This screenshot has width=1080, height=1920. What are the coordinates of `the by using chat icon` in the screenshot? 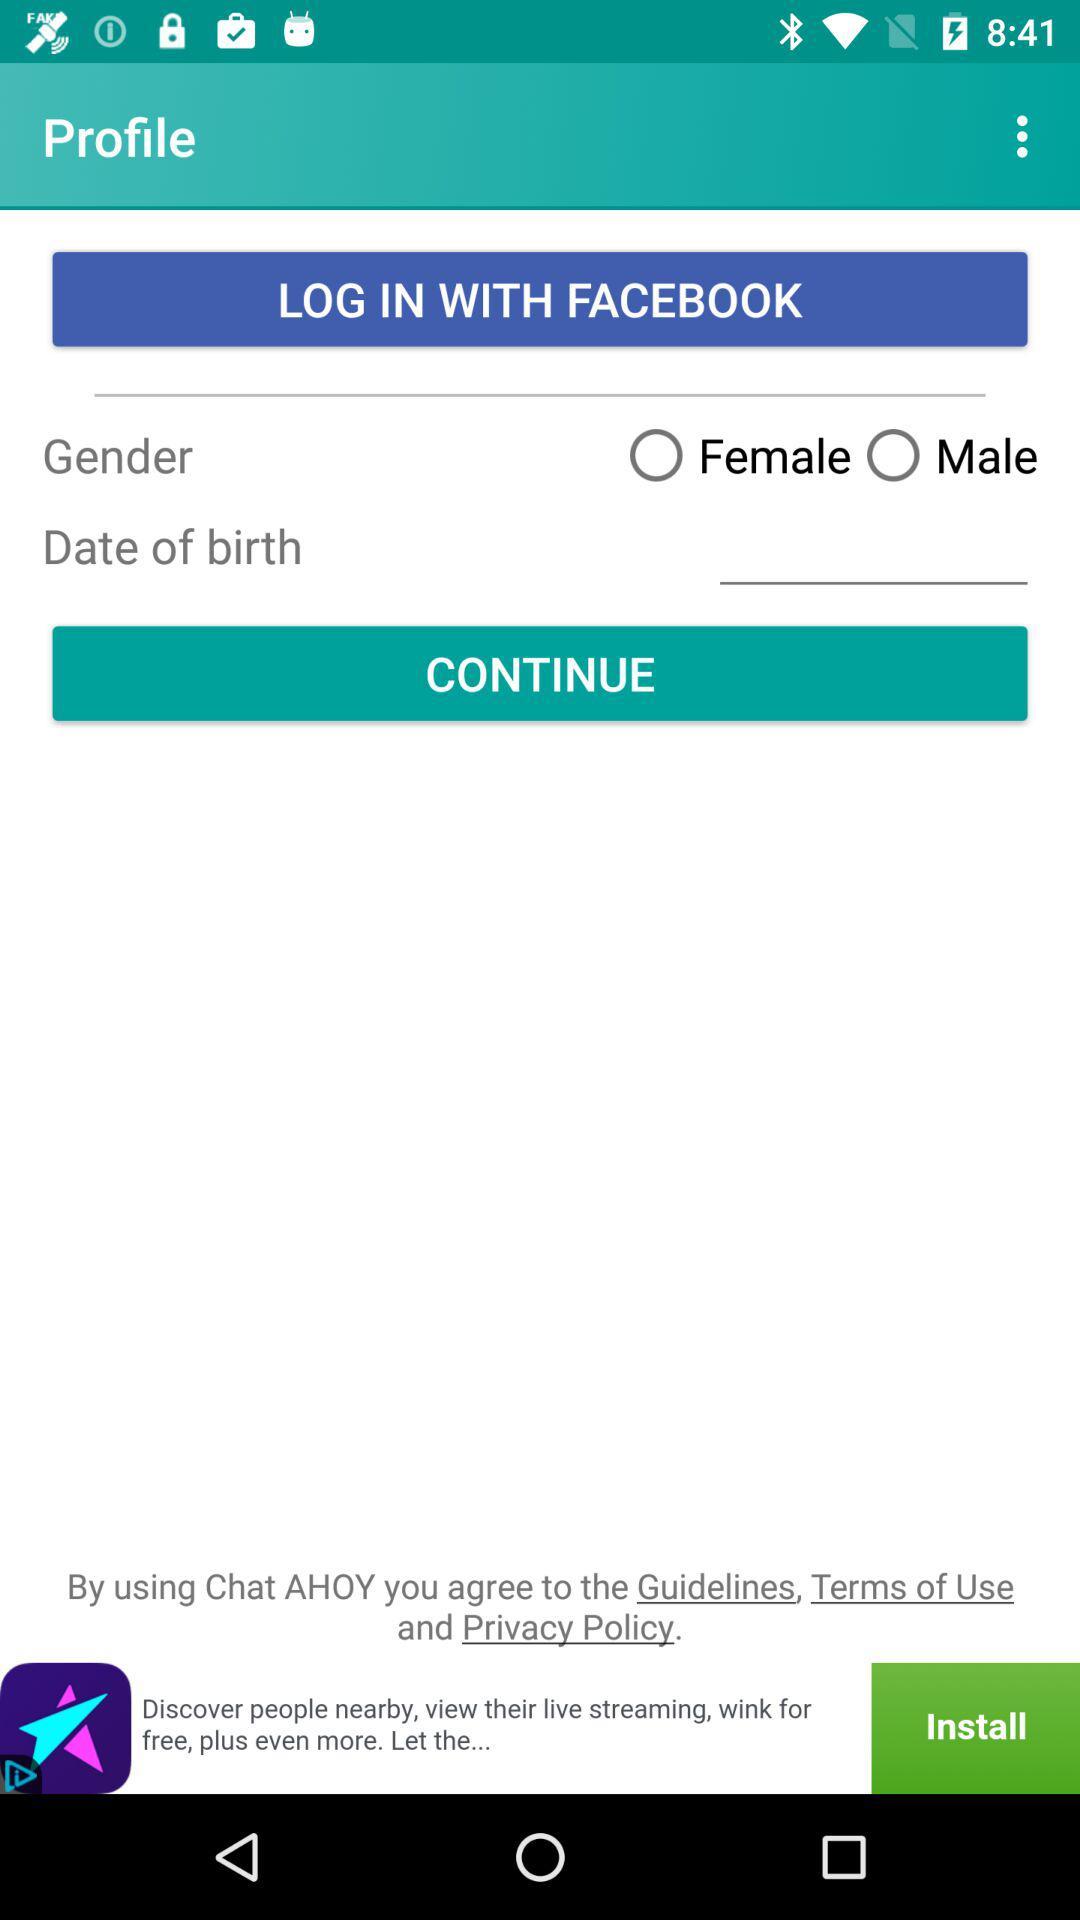 It's located at (540, 1605).